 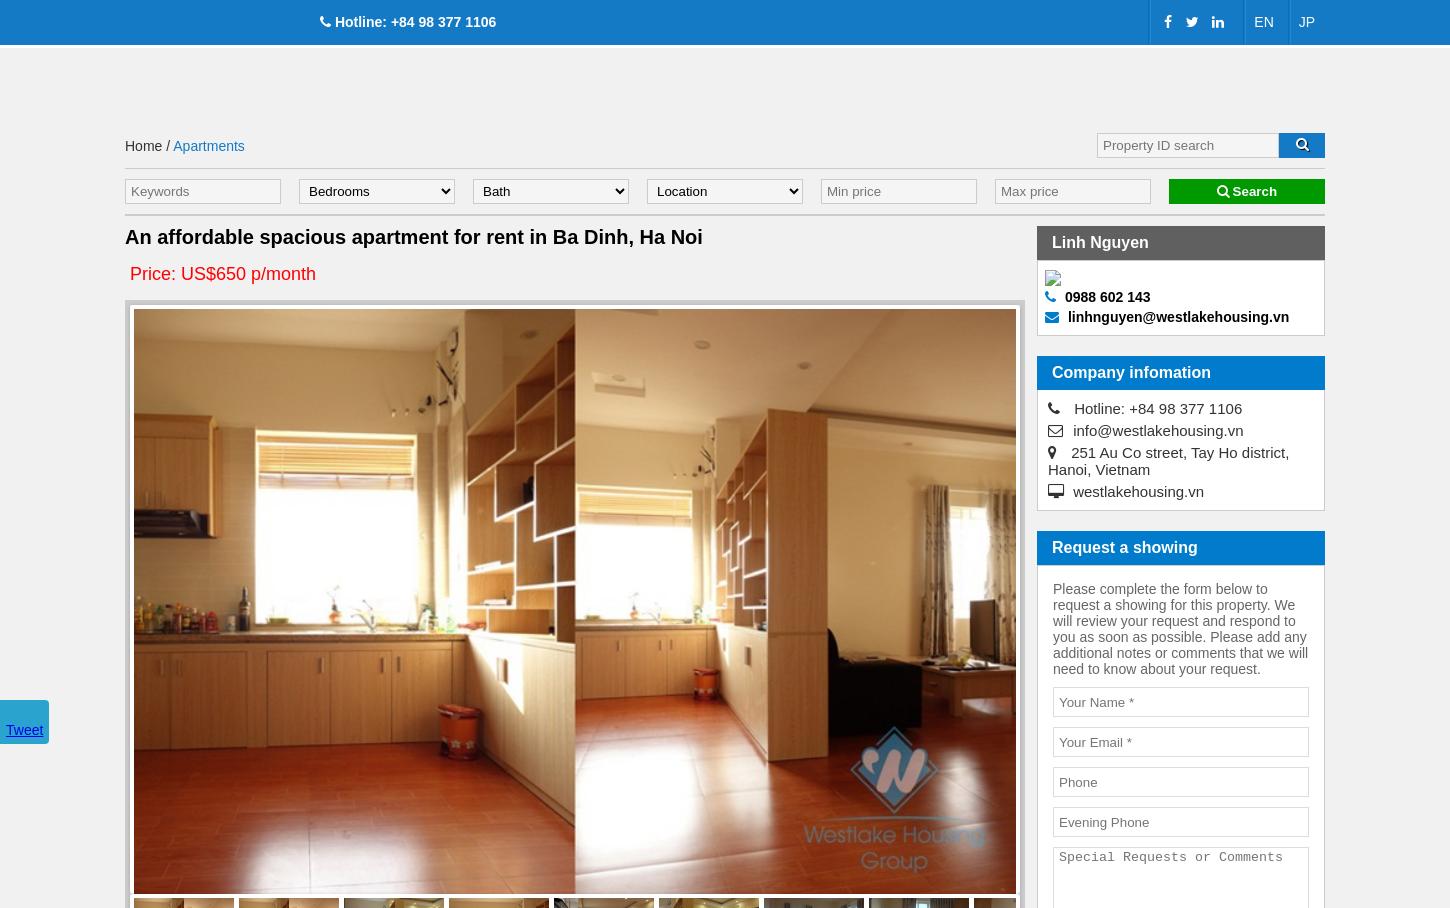 I want to click on 'An affordable spacious apartment for rent in Ba Dinh, Ha Noi', so click(x=412, y=235).